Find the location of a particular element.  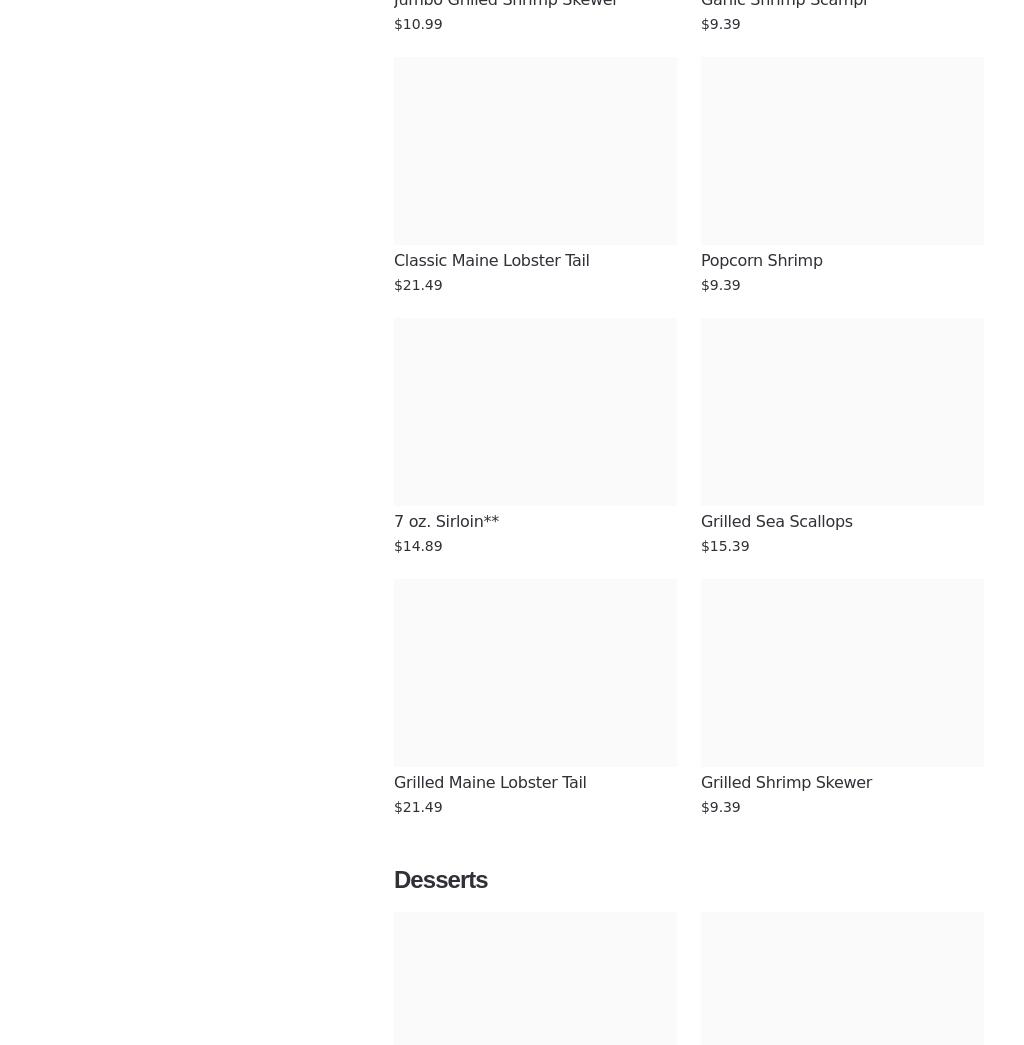

'$15.39' is located at coordinates (724, 546).